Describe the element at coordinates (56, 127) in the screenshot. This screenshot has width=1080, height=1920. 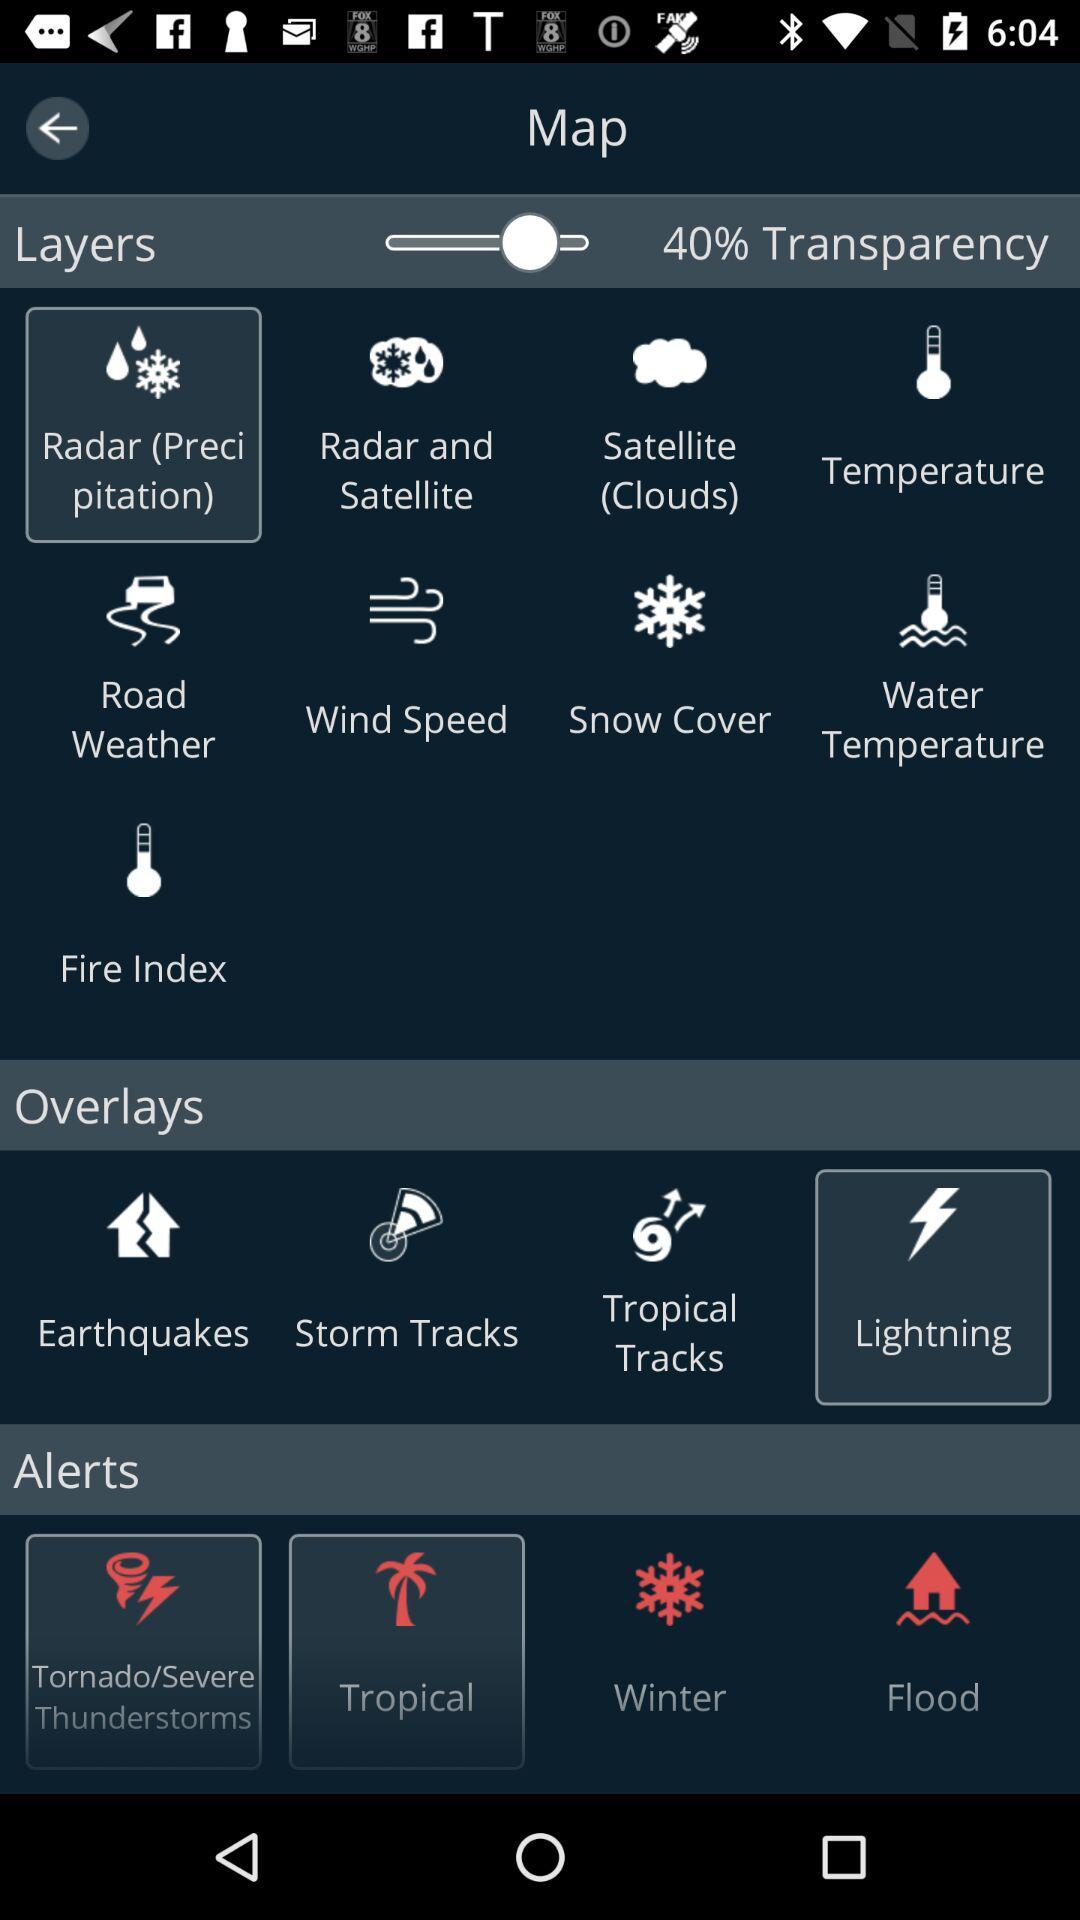
I see `item next to map` at that location.